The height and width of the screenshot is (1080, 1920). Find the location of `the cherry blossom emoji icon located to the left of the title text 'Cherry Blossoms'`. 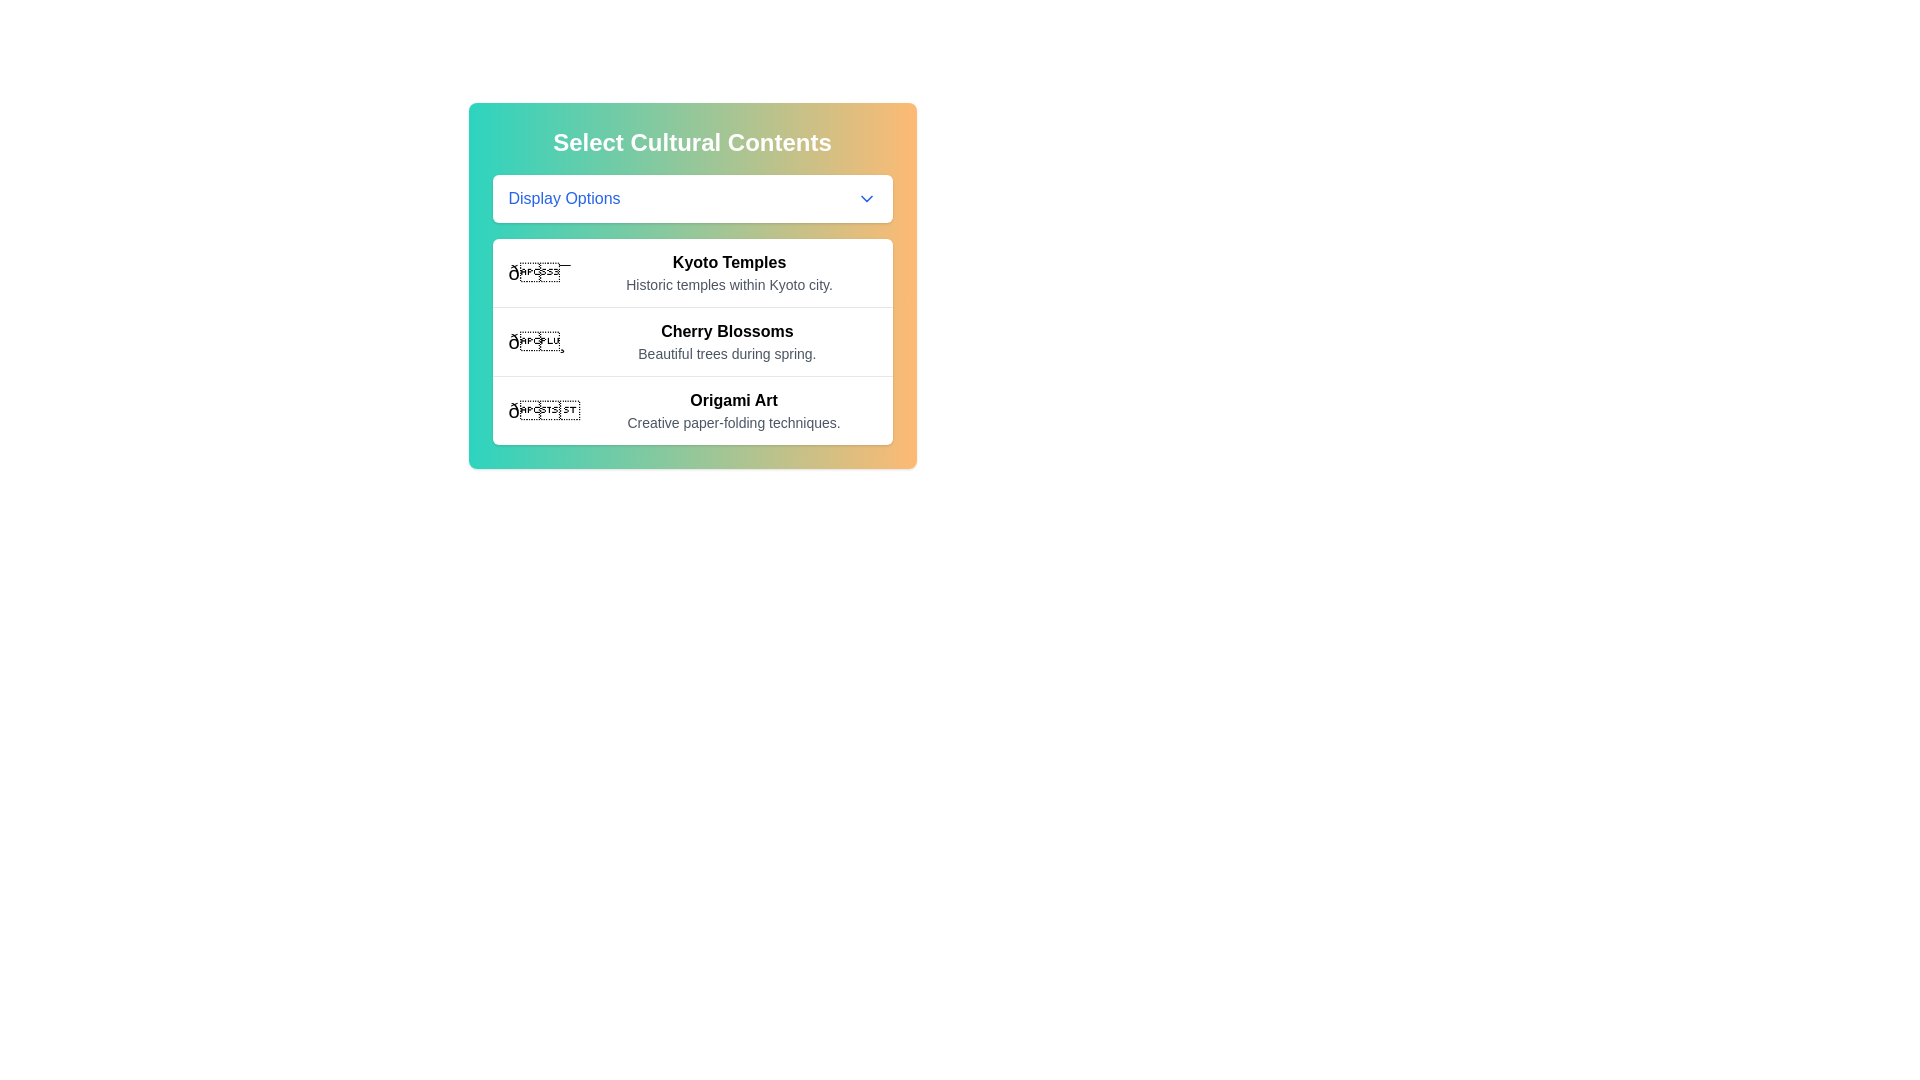

the cherry blossom emoji icon located to the left of the title text 'Cherry Blossoms' is located at coordinates (537, 341).